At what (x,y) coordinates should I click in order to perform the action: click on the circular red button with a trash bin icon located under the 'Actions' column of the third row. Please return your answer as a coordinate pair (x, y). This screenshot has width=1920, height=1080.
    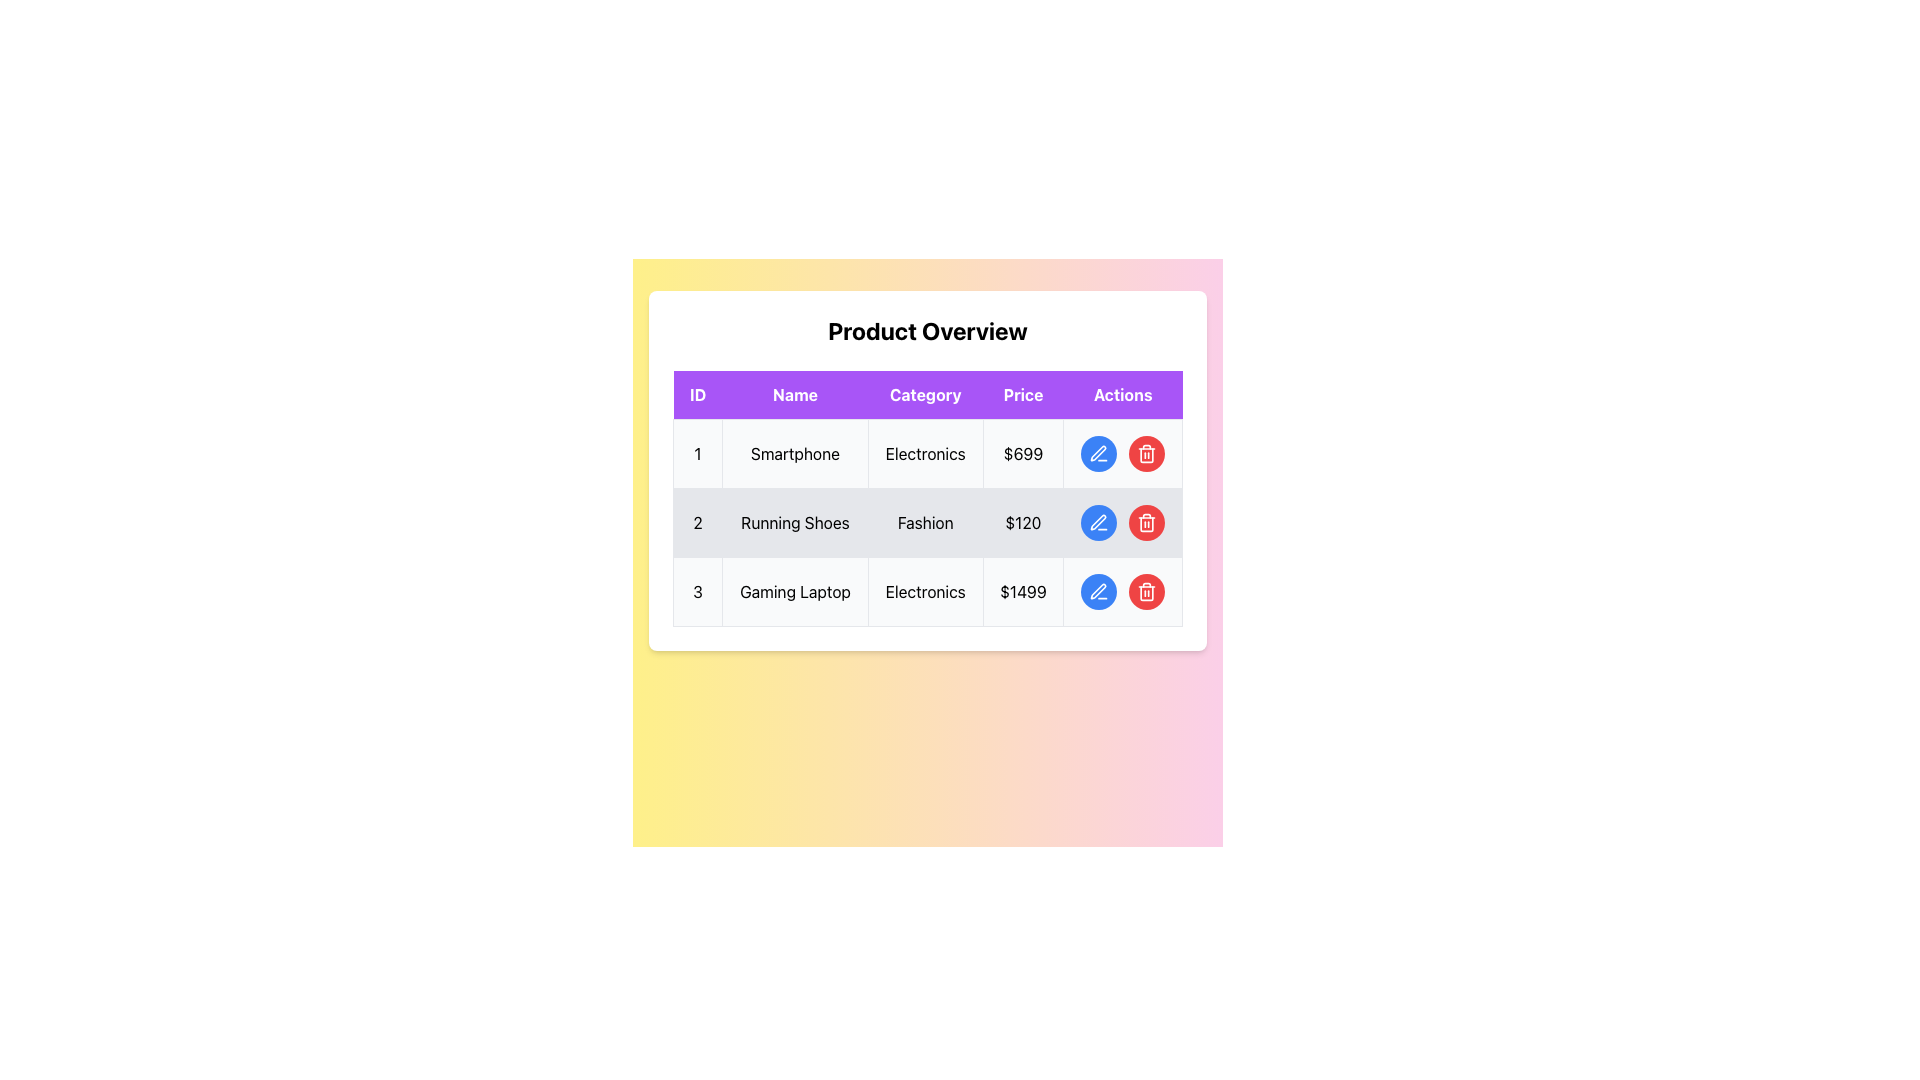
    Looking at the image, I should click on (1147, 590).